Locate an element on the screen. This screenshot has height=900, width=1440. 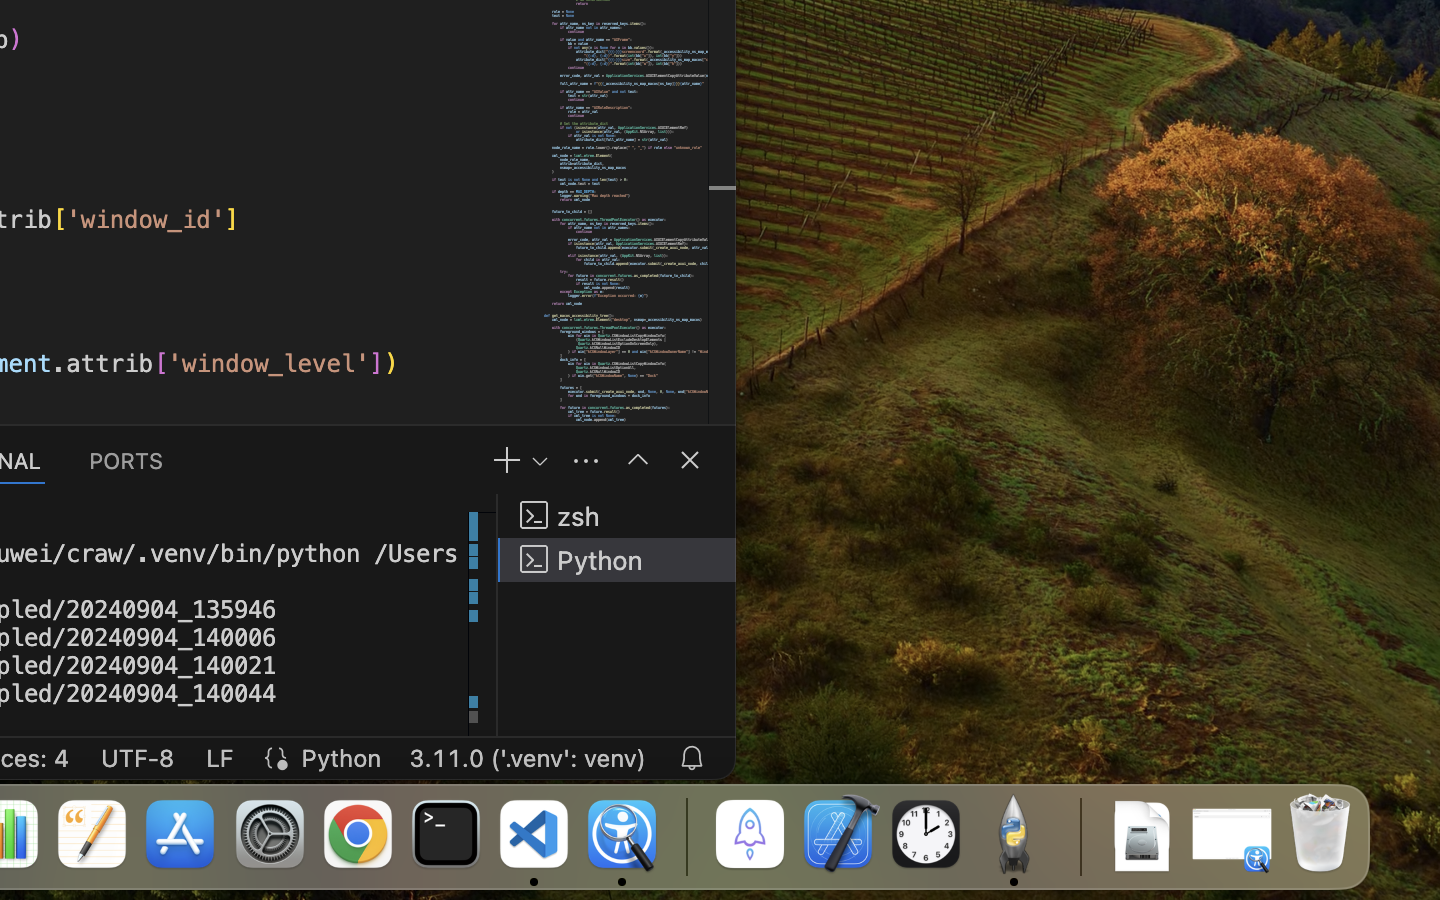
'zsh ' is located at coordinates (616, 514).